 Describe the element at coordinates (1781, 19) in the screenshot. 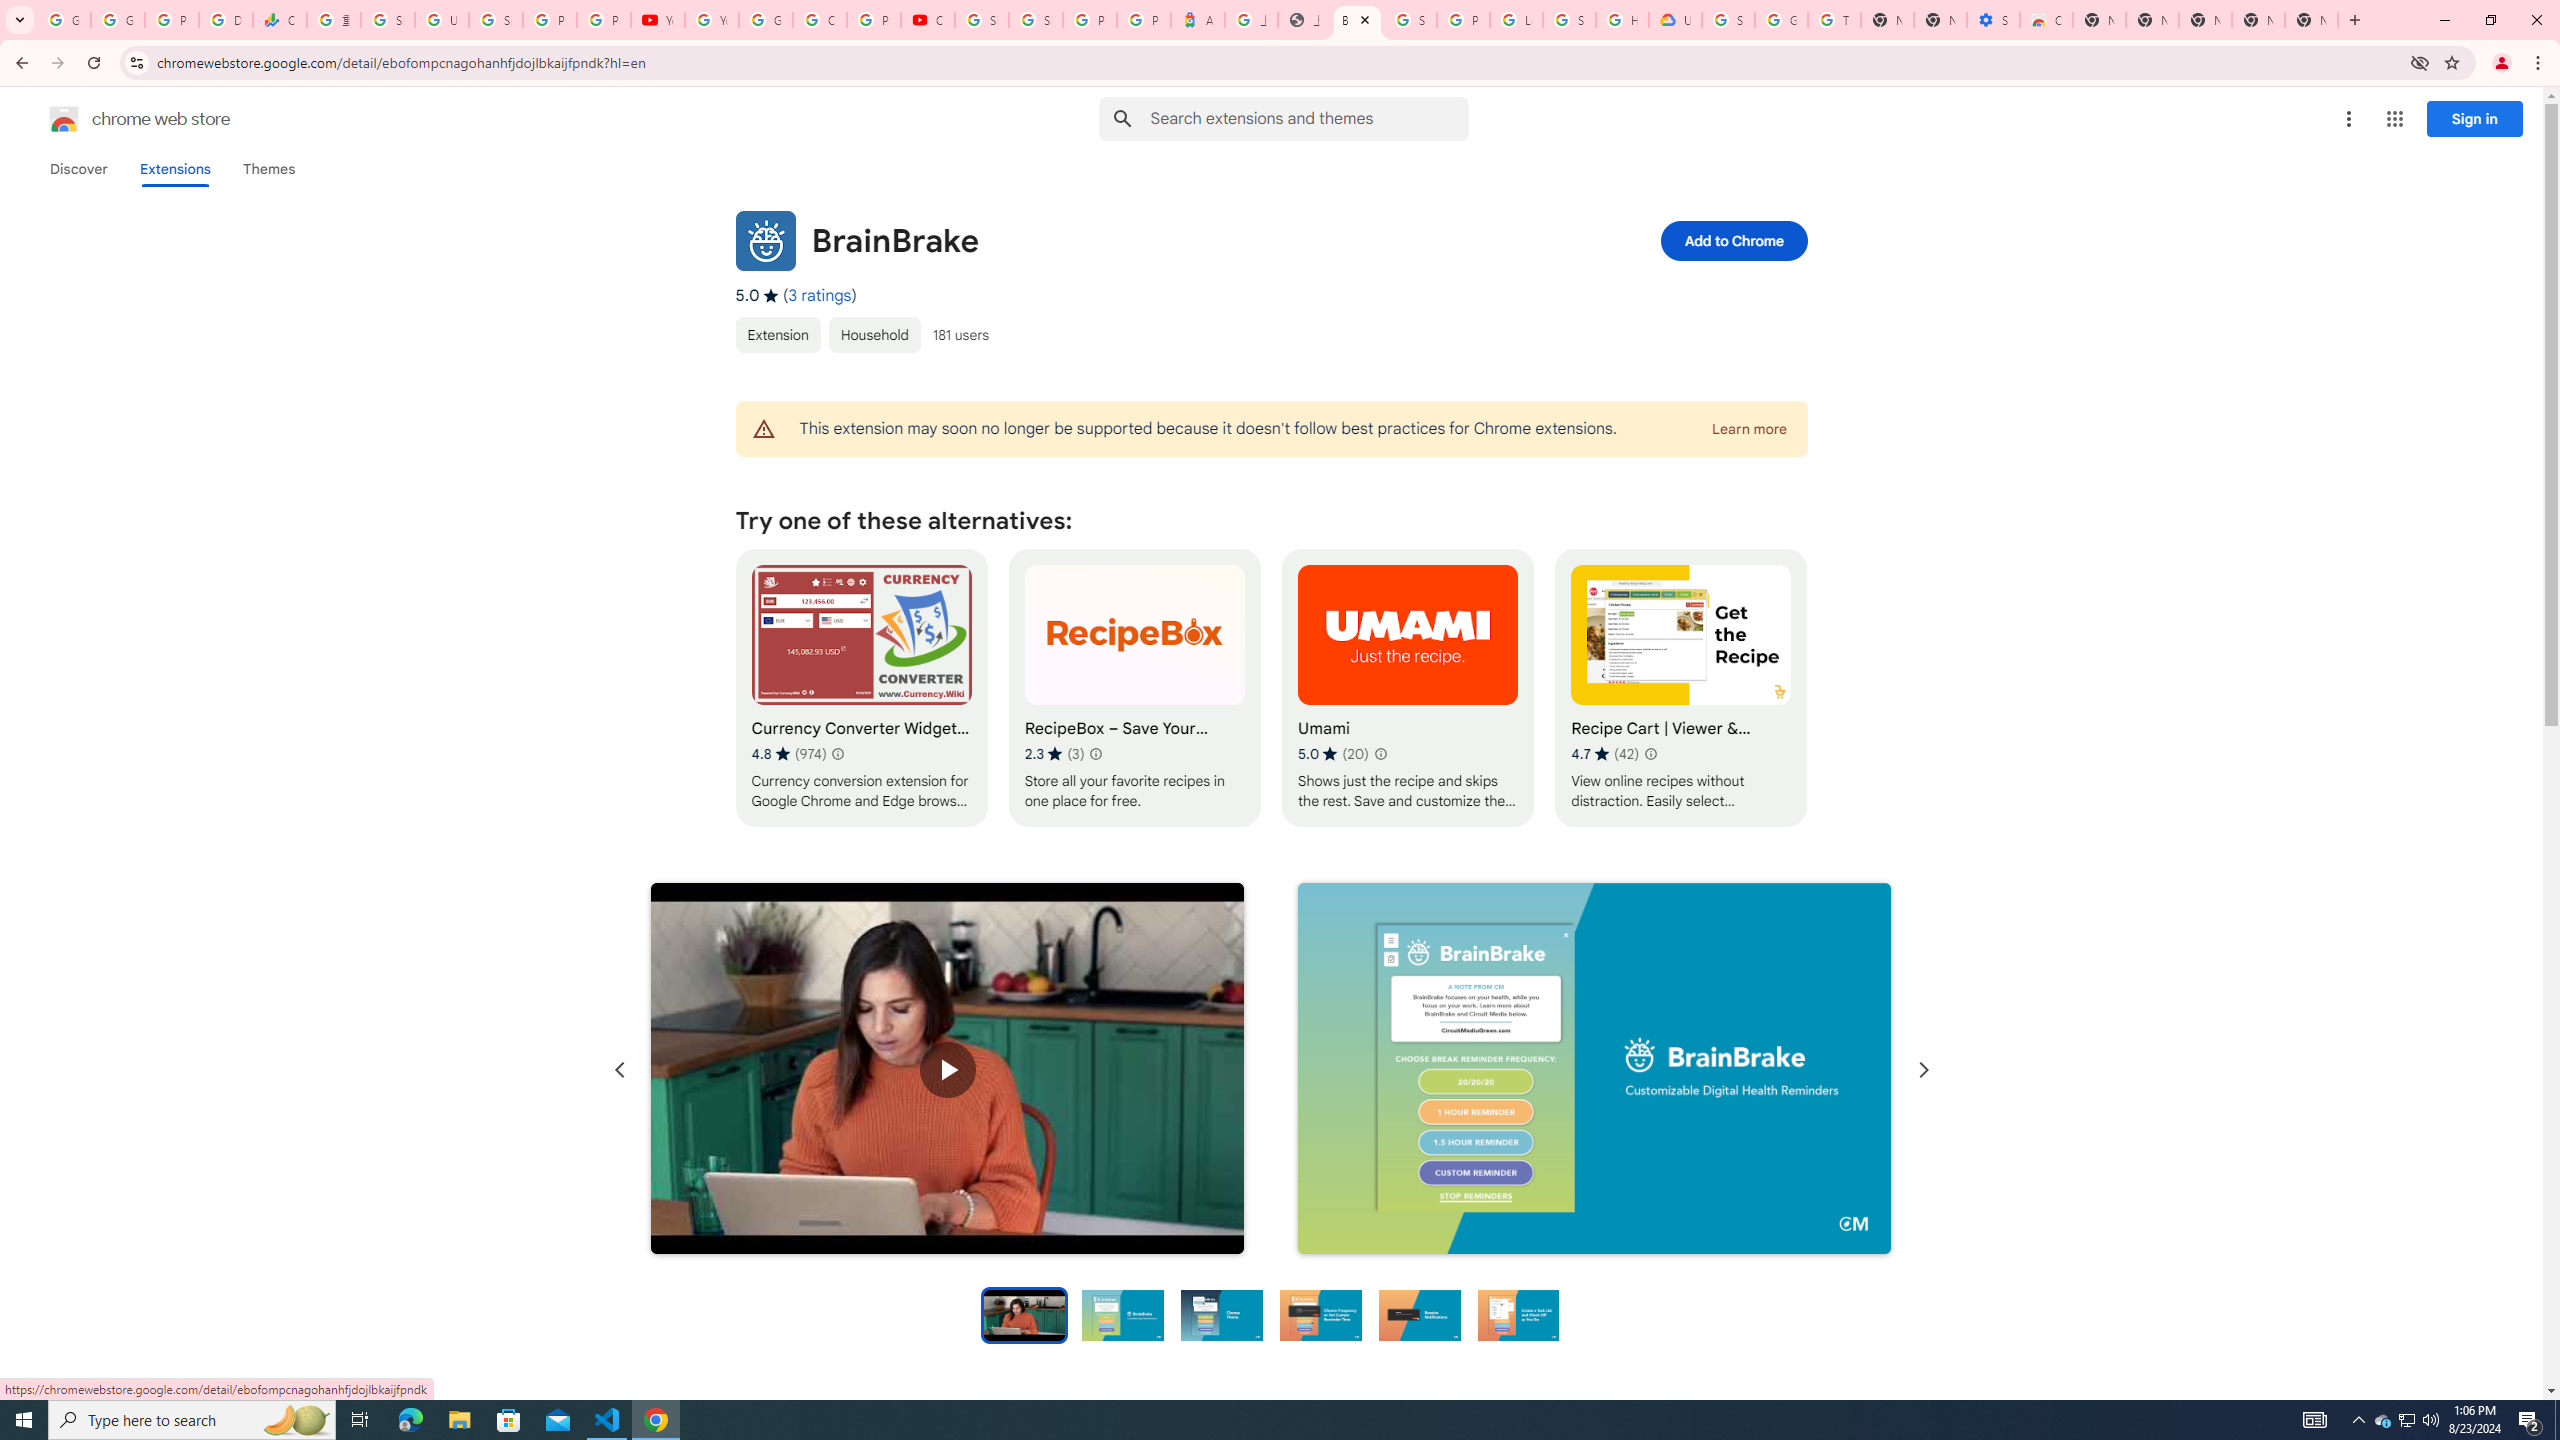

I see `'Google Account Help'` at that location.